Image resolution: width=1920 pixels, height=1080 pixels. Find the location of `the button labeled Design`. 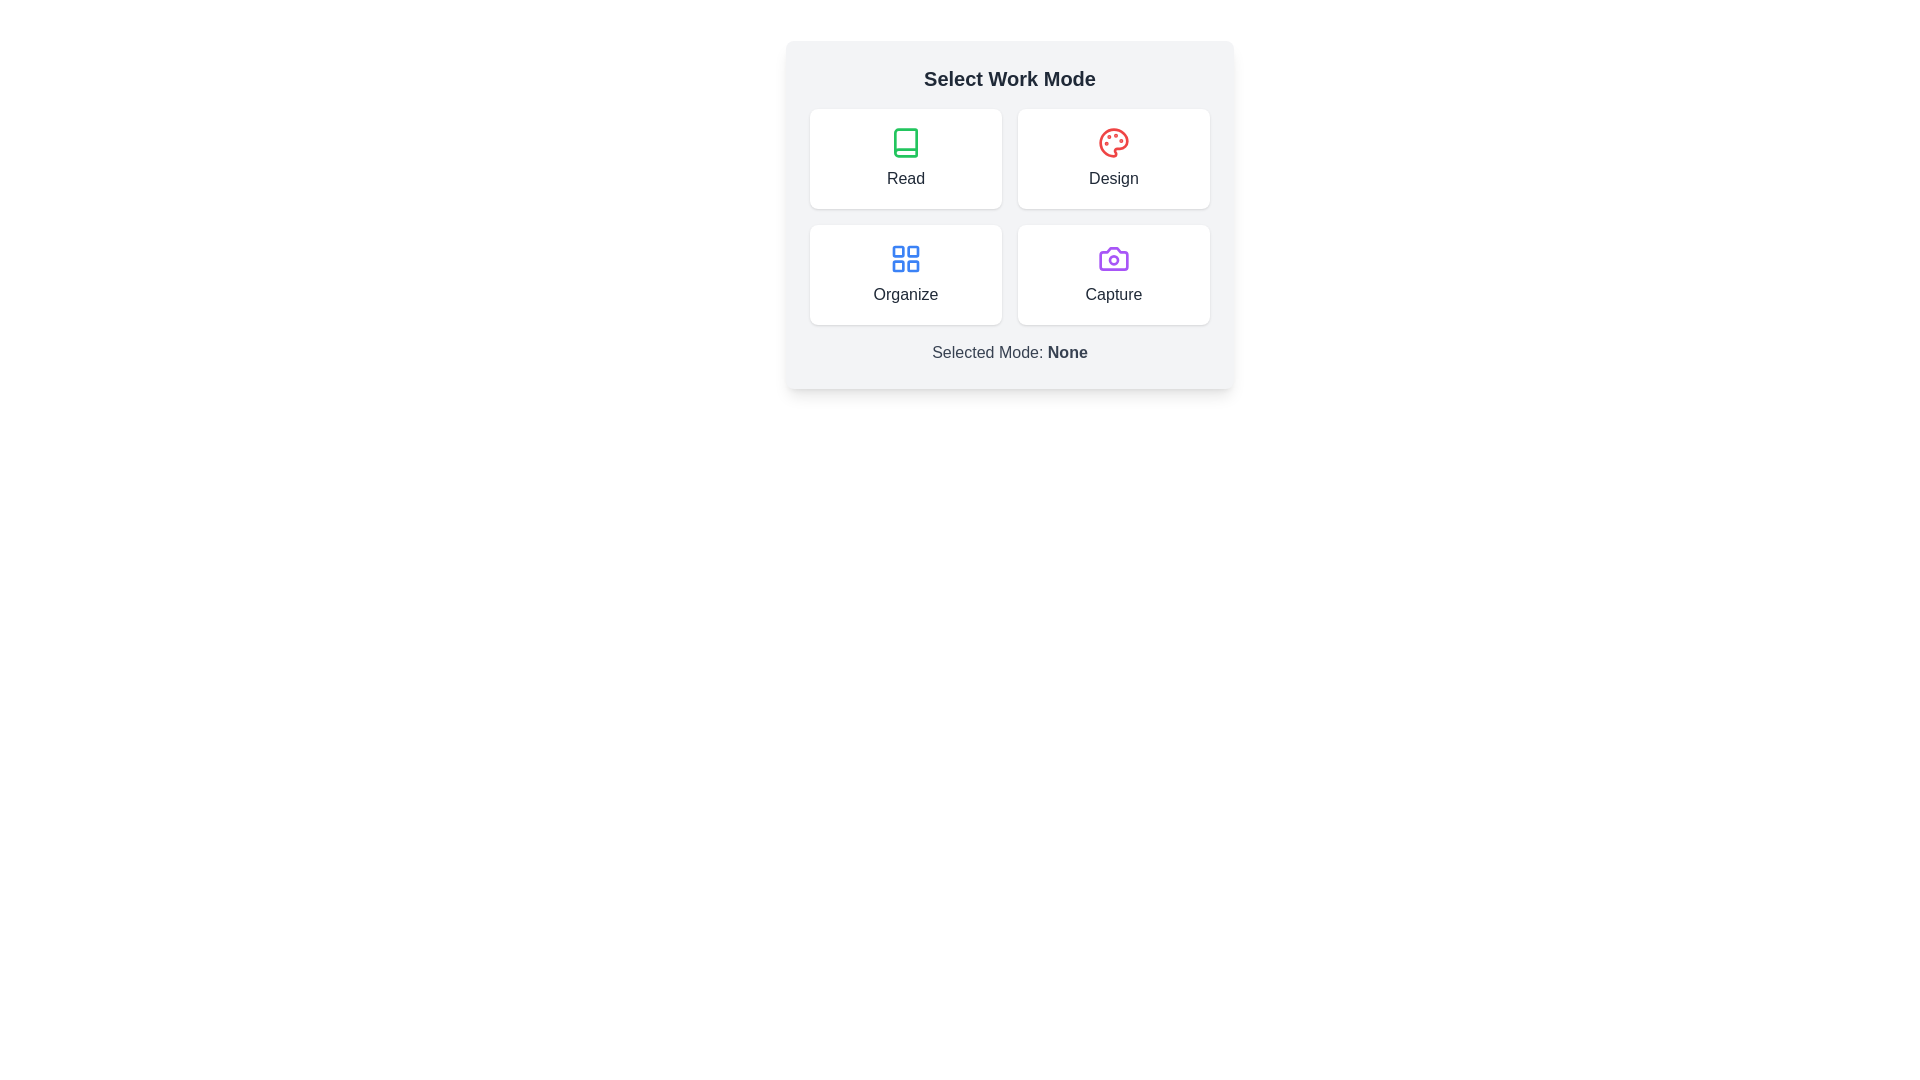

the button labeled Design is located at coordinates (1112, 157).